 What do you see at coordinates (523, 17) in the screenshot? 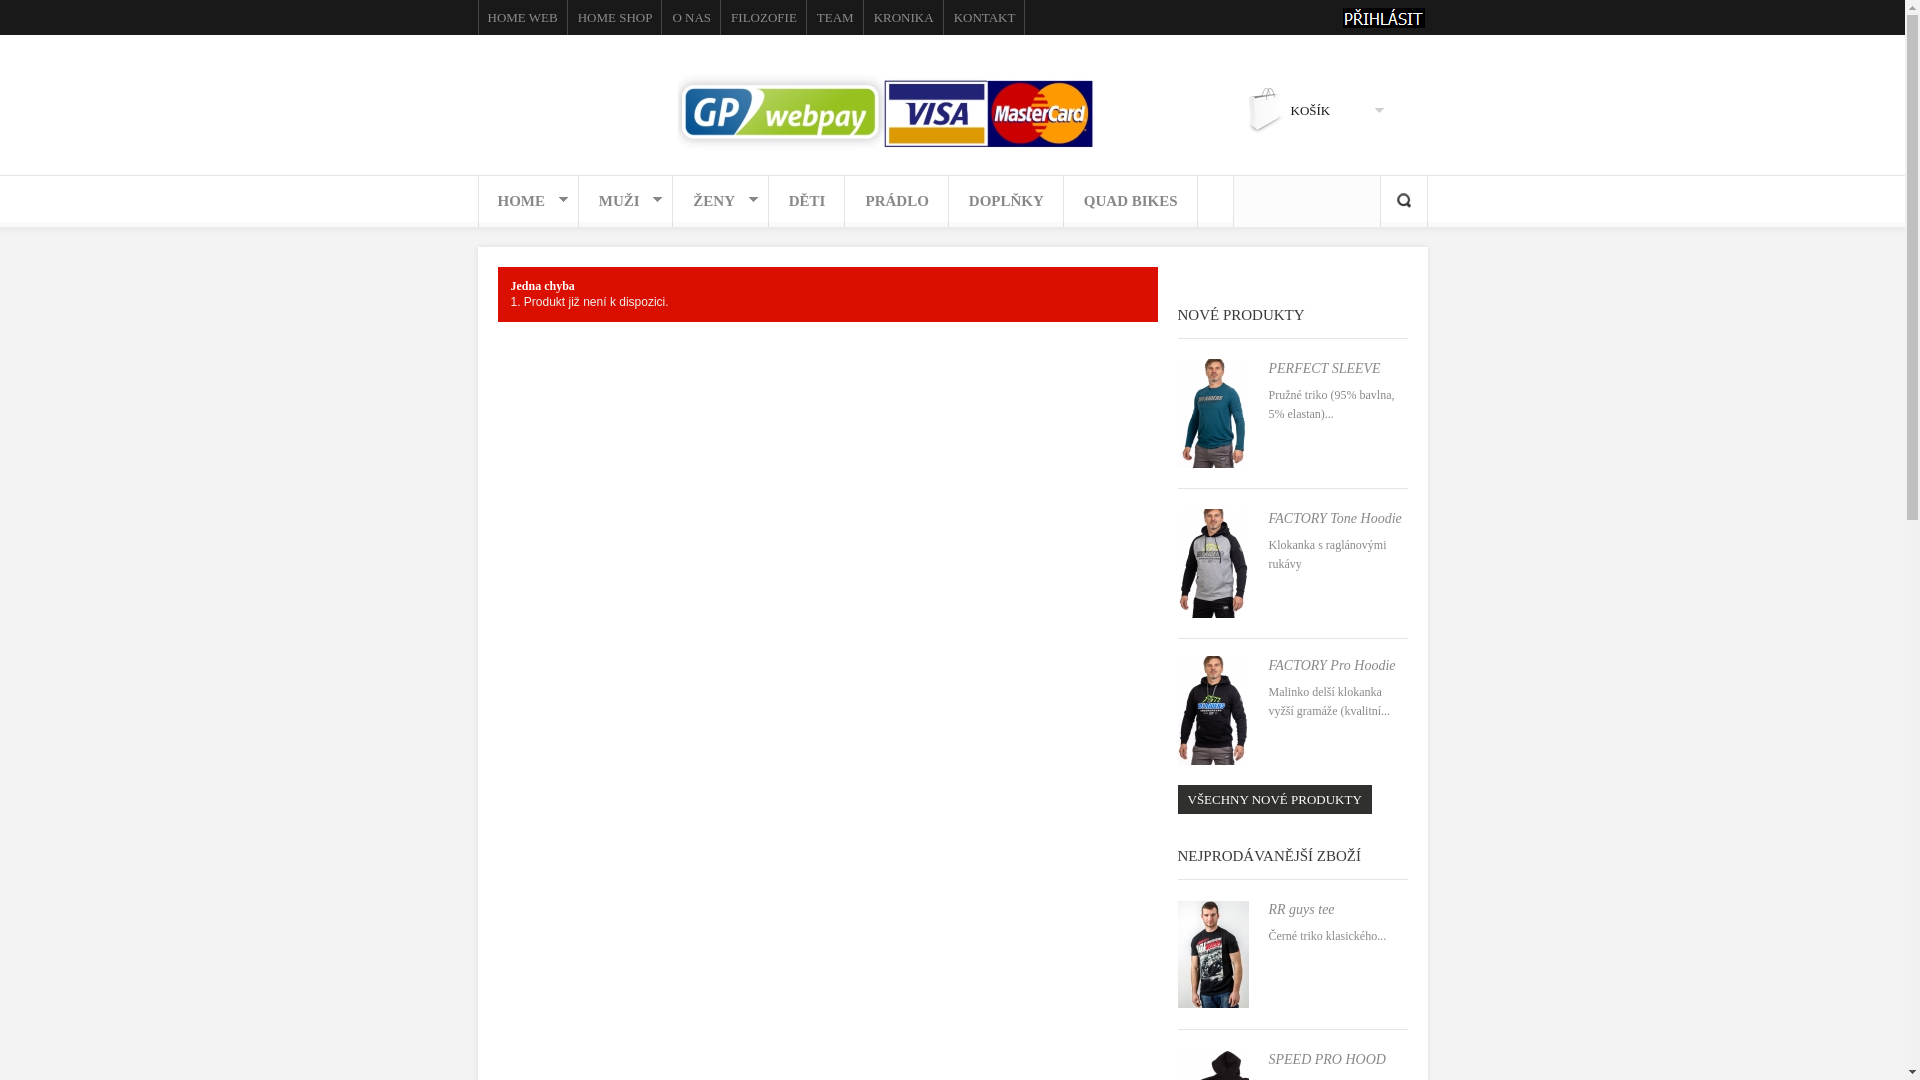
I see `'HOME WEB'` at bounding box center [523, 17].